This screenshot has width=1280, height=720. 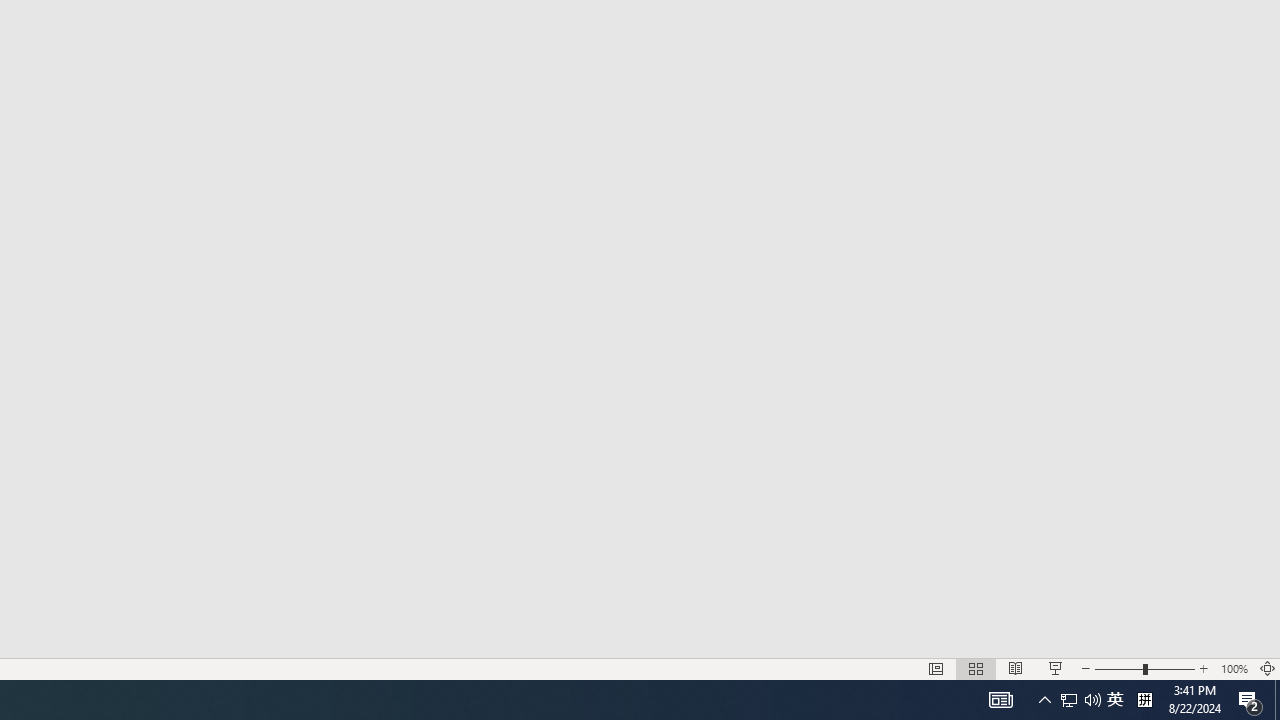 What do you see at coordinates (1266, 669) in the screenshot?
I see `'Zoom to Fit '` at bounding box center [1266, 669].